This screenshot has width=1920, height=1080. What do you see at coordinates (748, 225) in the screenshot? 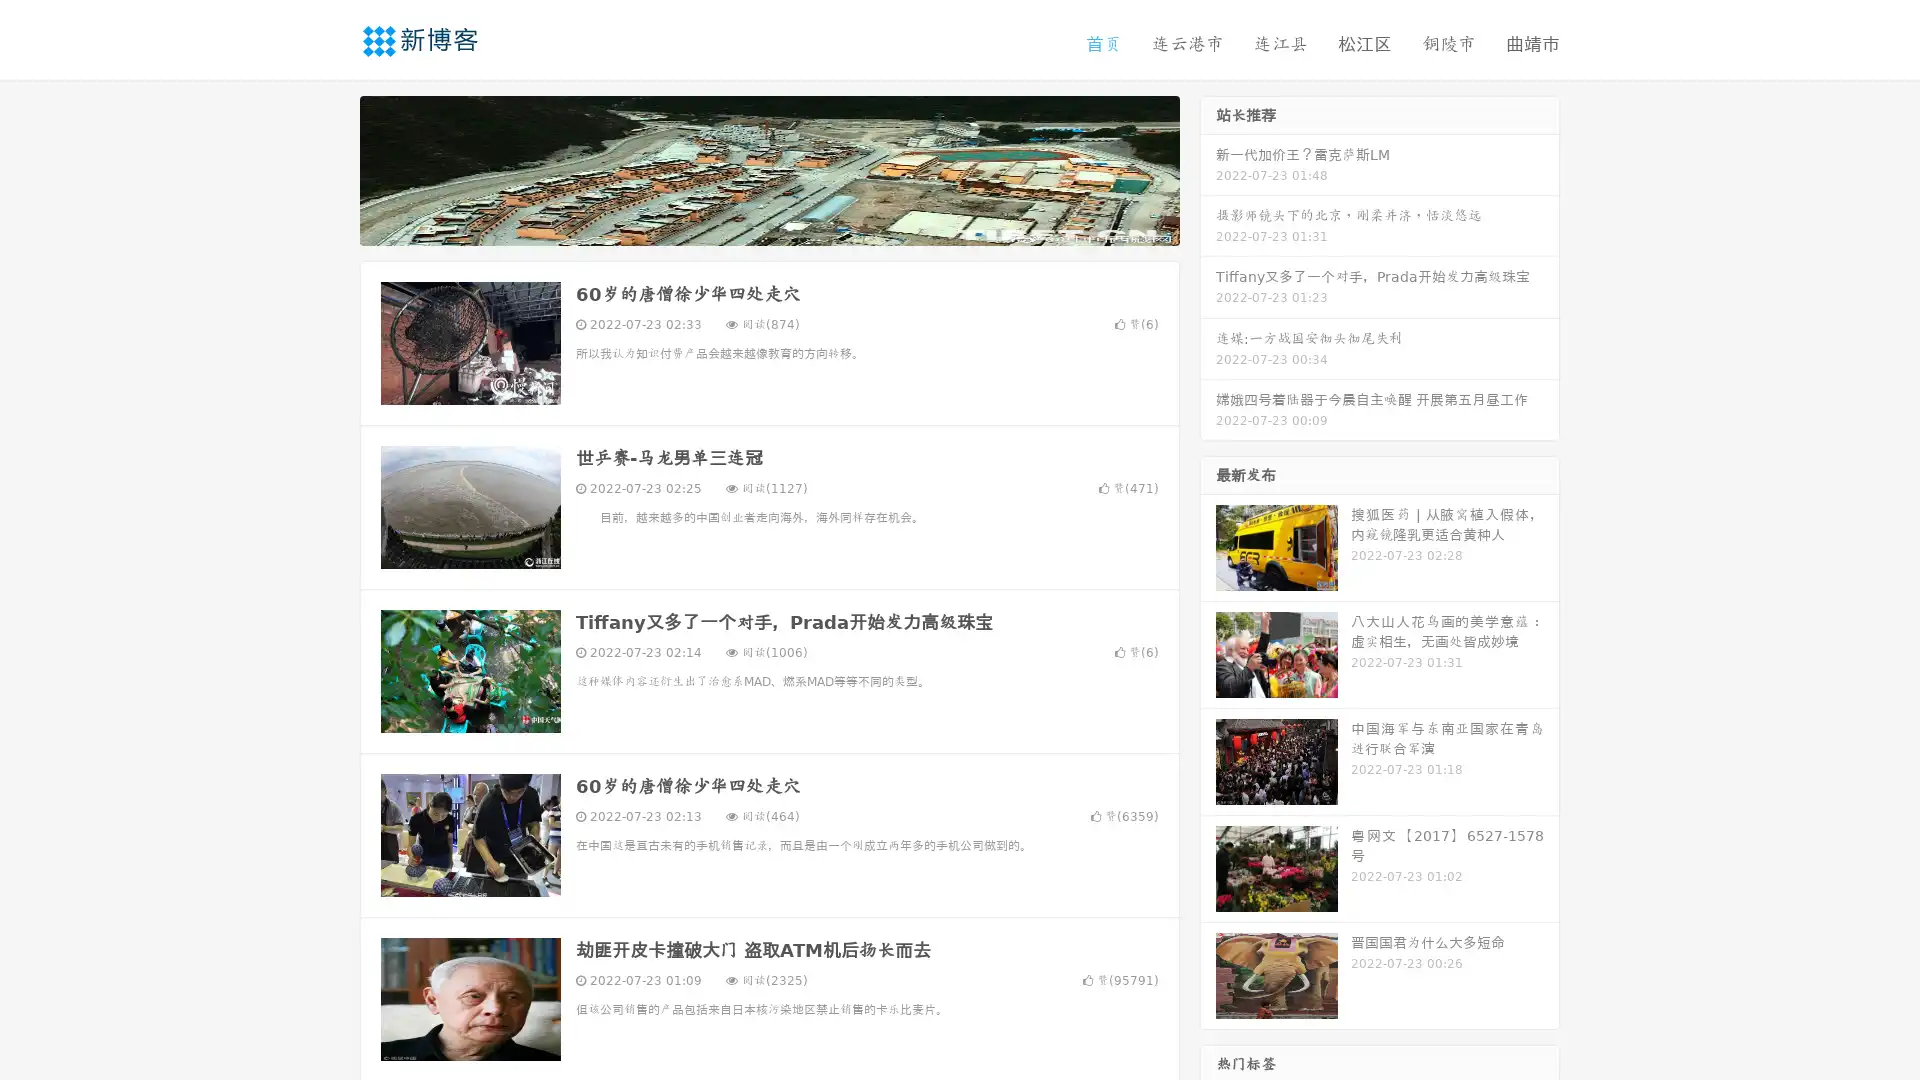
I see `Go to slide 1` at bounding box center [748, 225].